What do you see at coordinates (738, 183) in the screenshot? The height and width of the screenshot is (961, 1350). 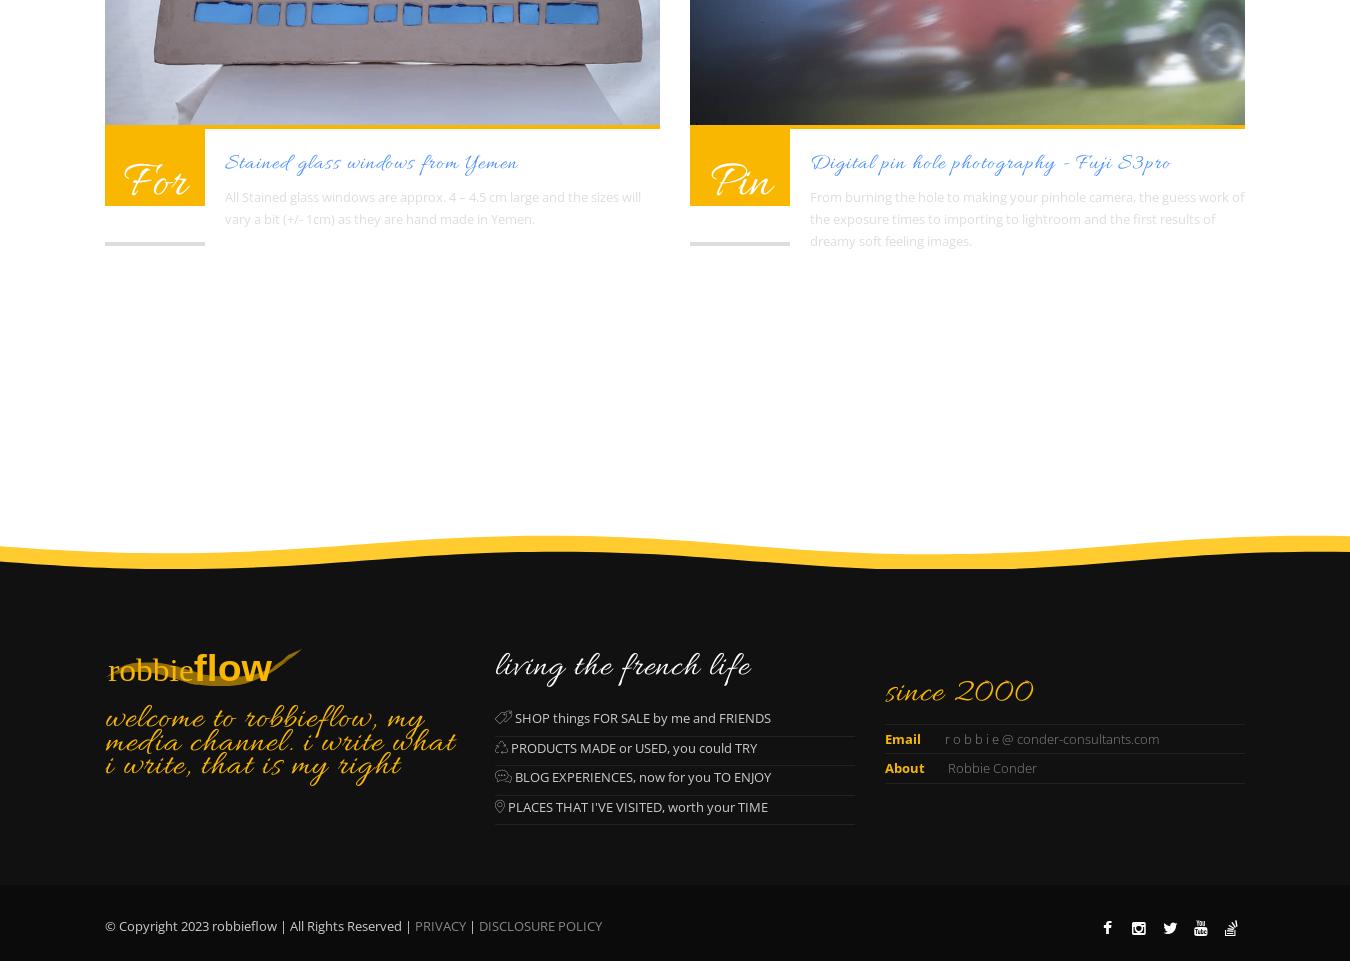 I see `'Pin'` at bounding box center [738, 183].